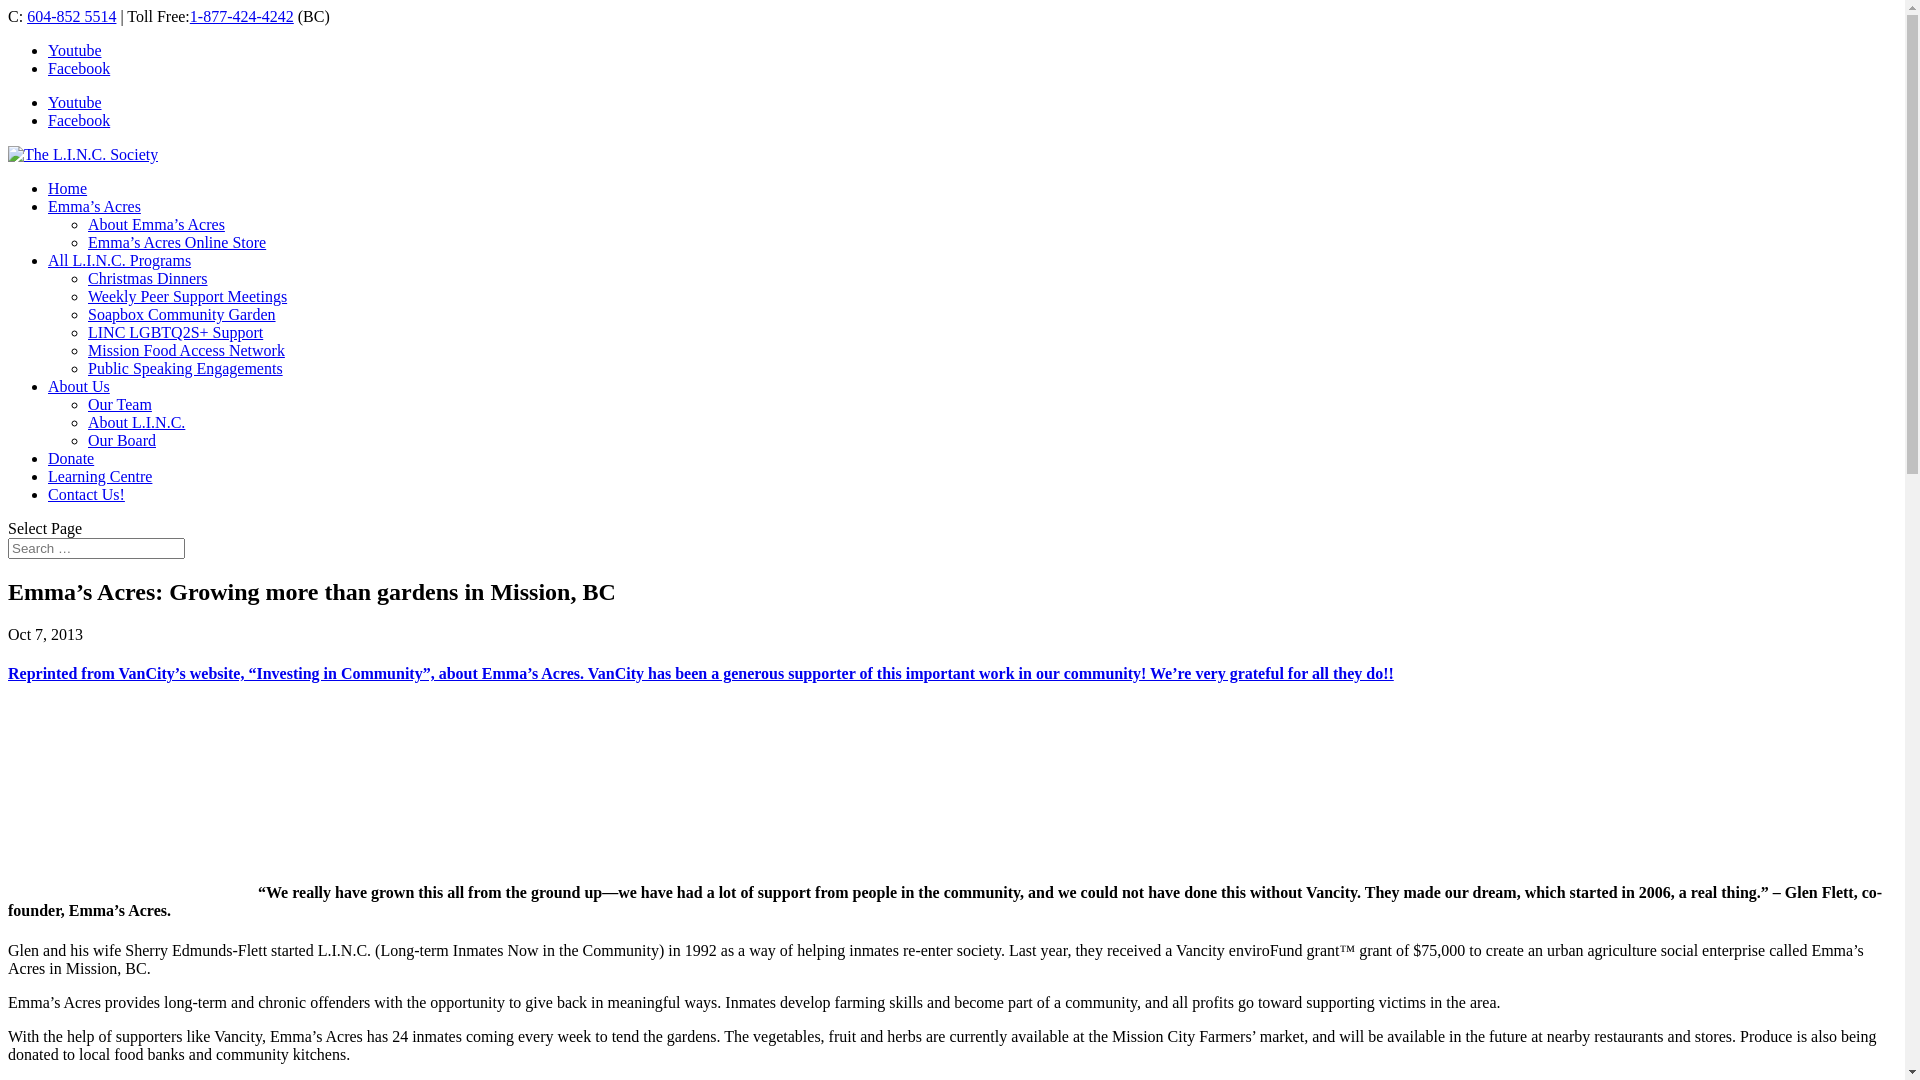 This screenshot has height=1080, width=1920. I want to click on 'Soapbox Community Garden', so click(86, 314).